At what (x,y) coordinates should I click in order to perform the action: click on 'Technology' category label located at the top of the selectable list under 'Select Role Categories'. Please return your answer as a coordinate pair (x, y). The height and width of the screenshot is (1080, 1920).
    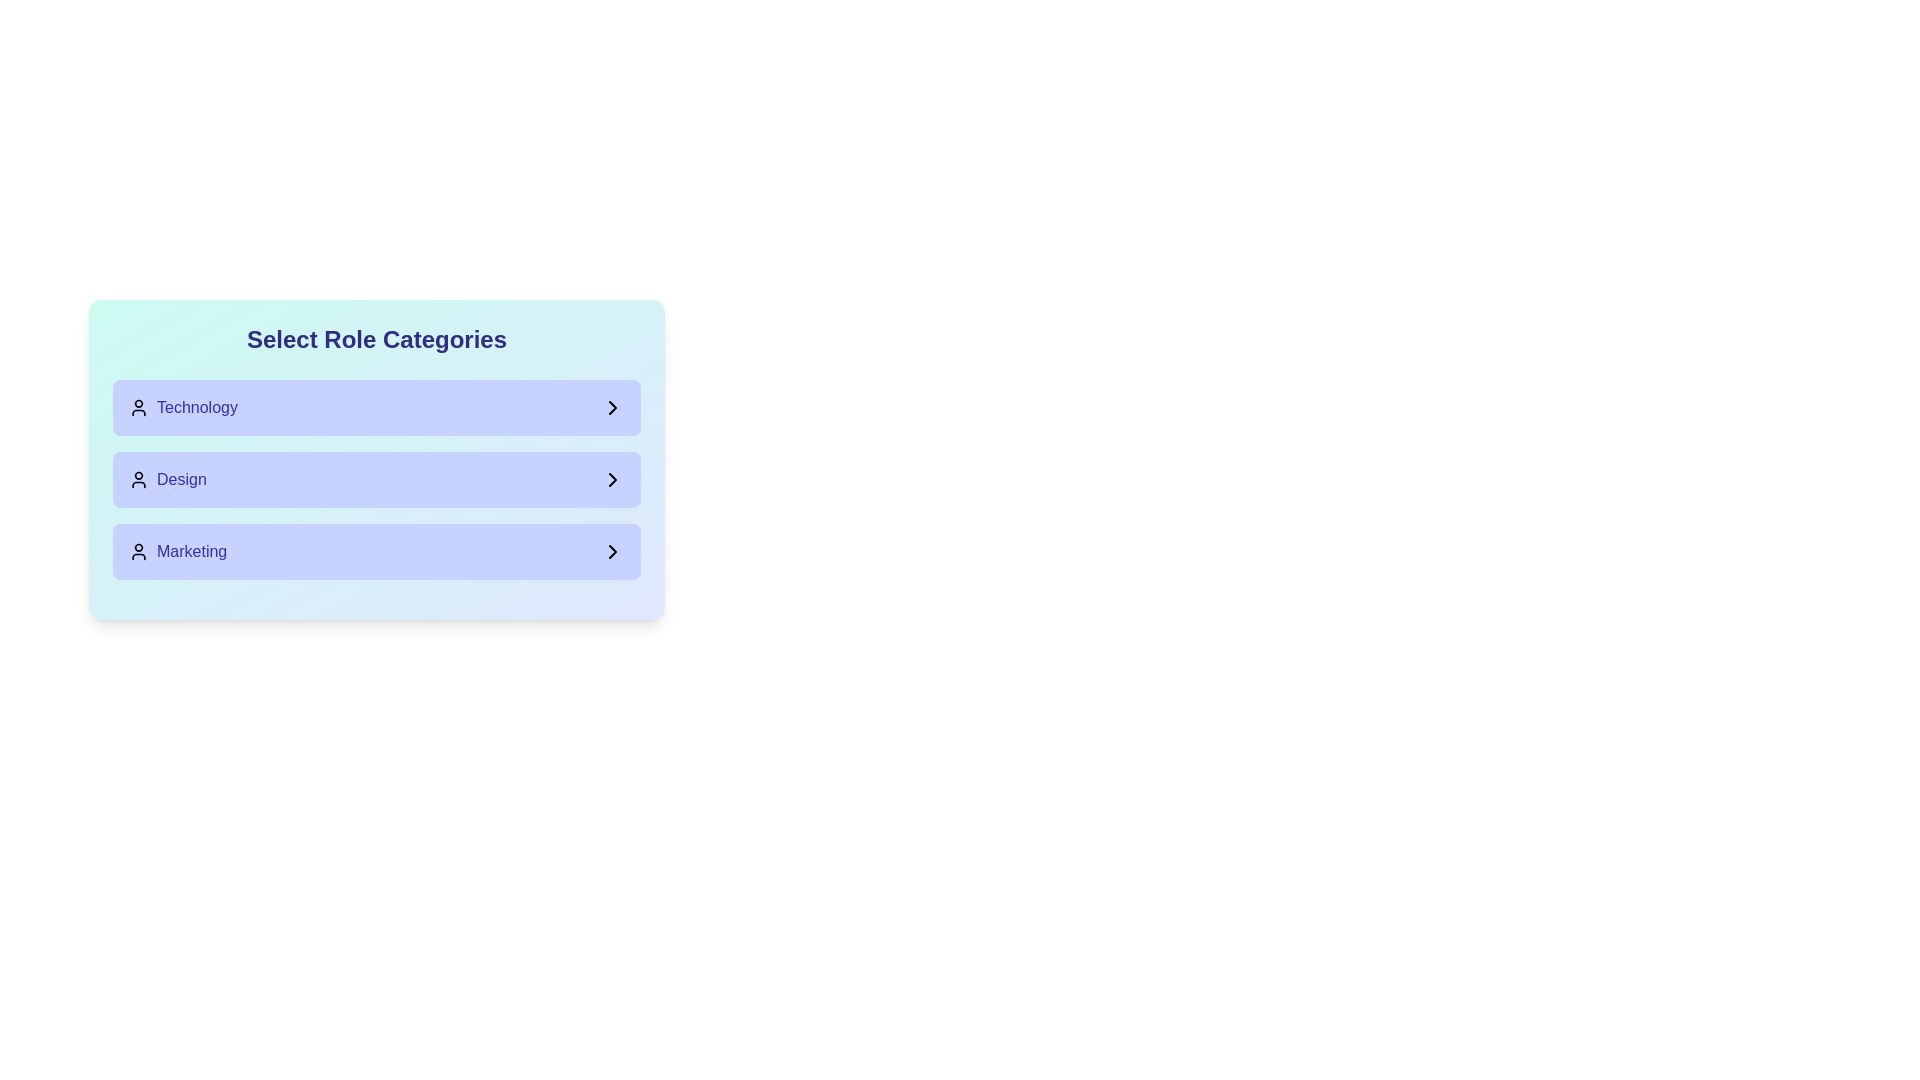
    Looking at the image, I should click on (197, 407).